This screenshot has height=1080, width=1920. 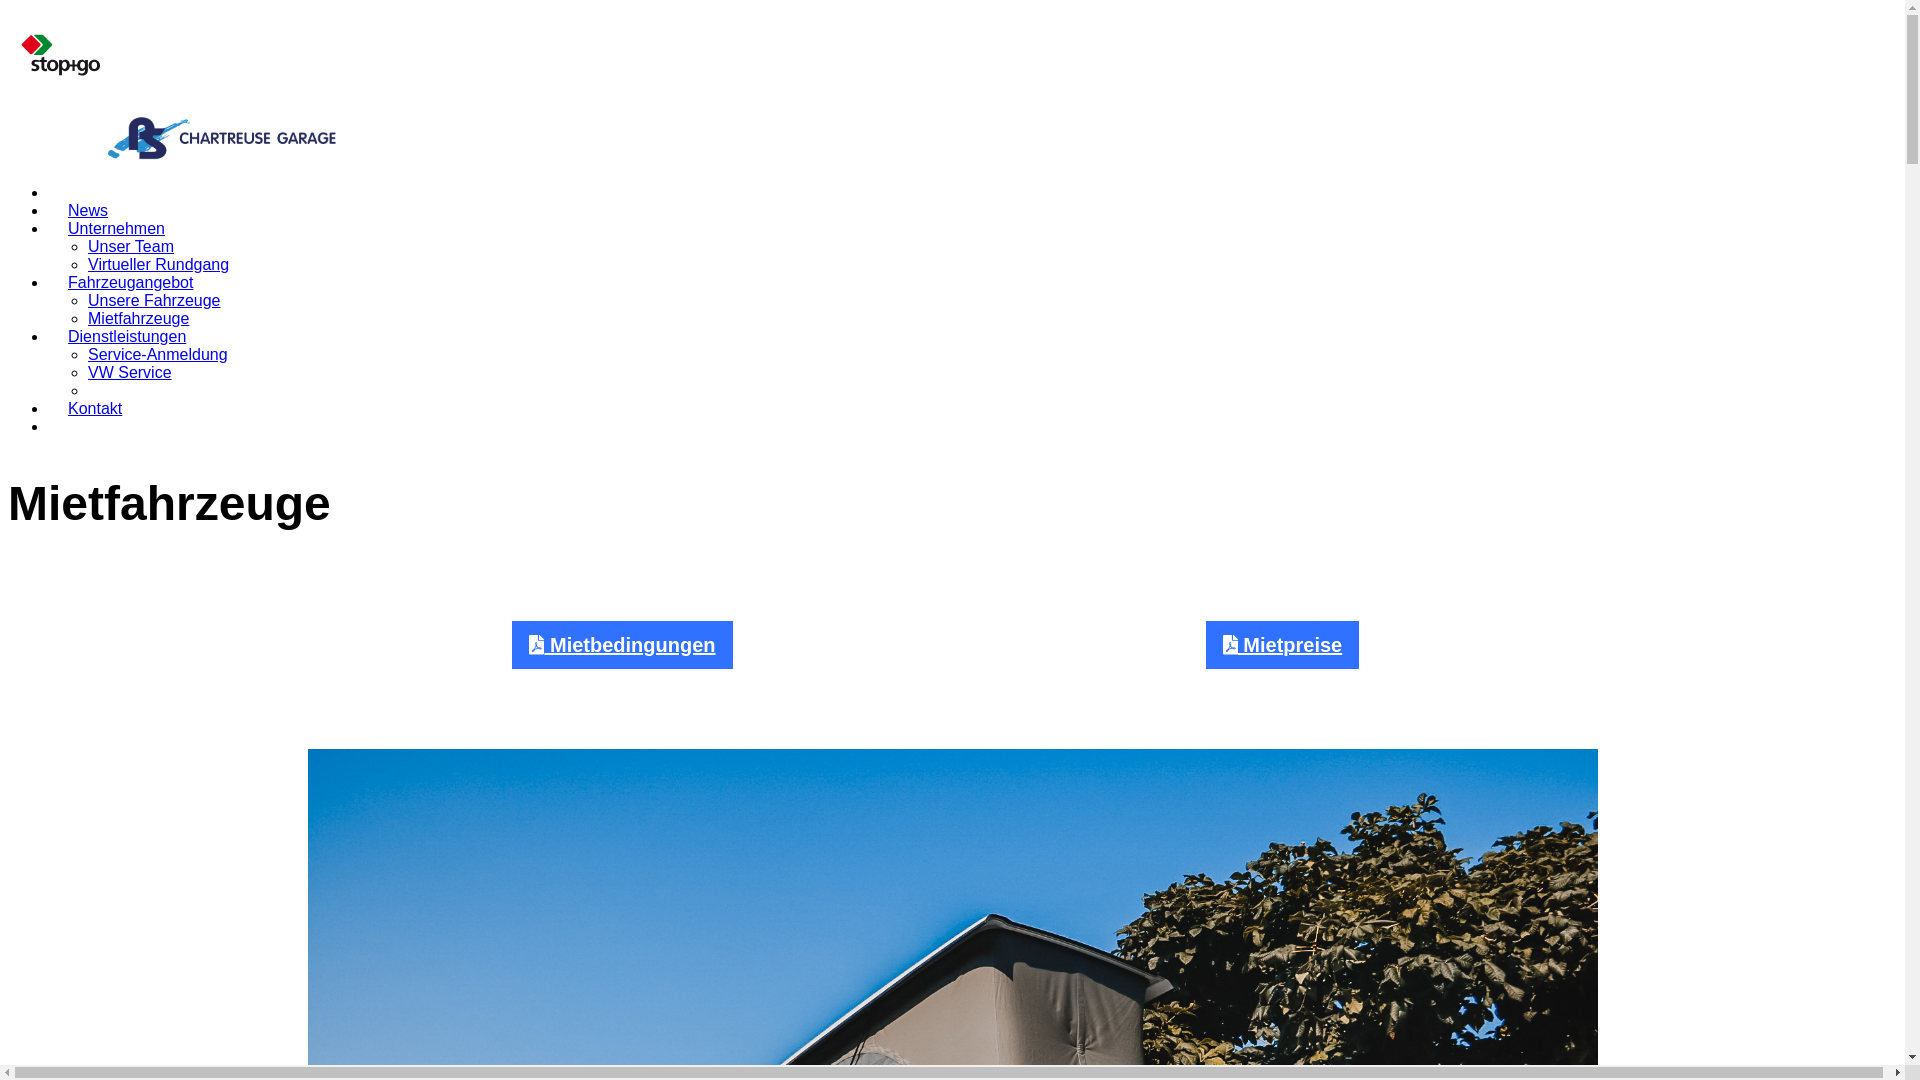 What do you see at coordinates (137, 317) in the screenshot?
I see `'Mietfahrzeuge'` at bounding box center [137, 317].